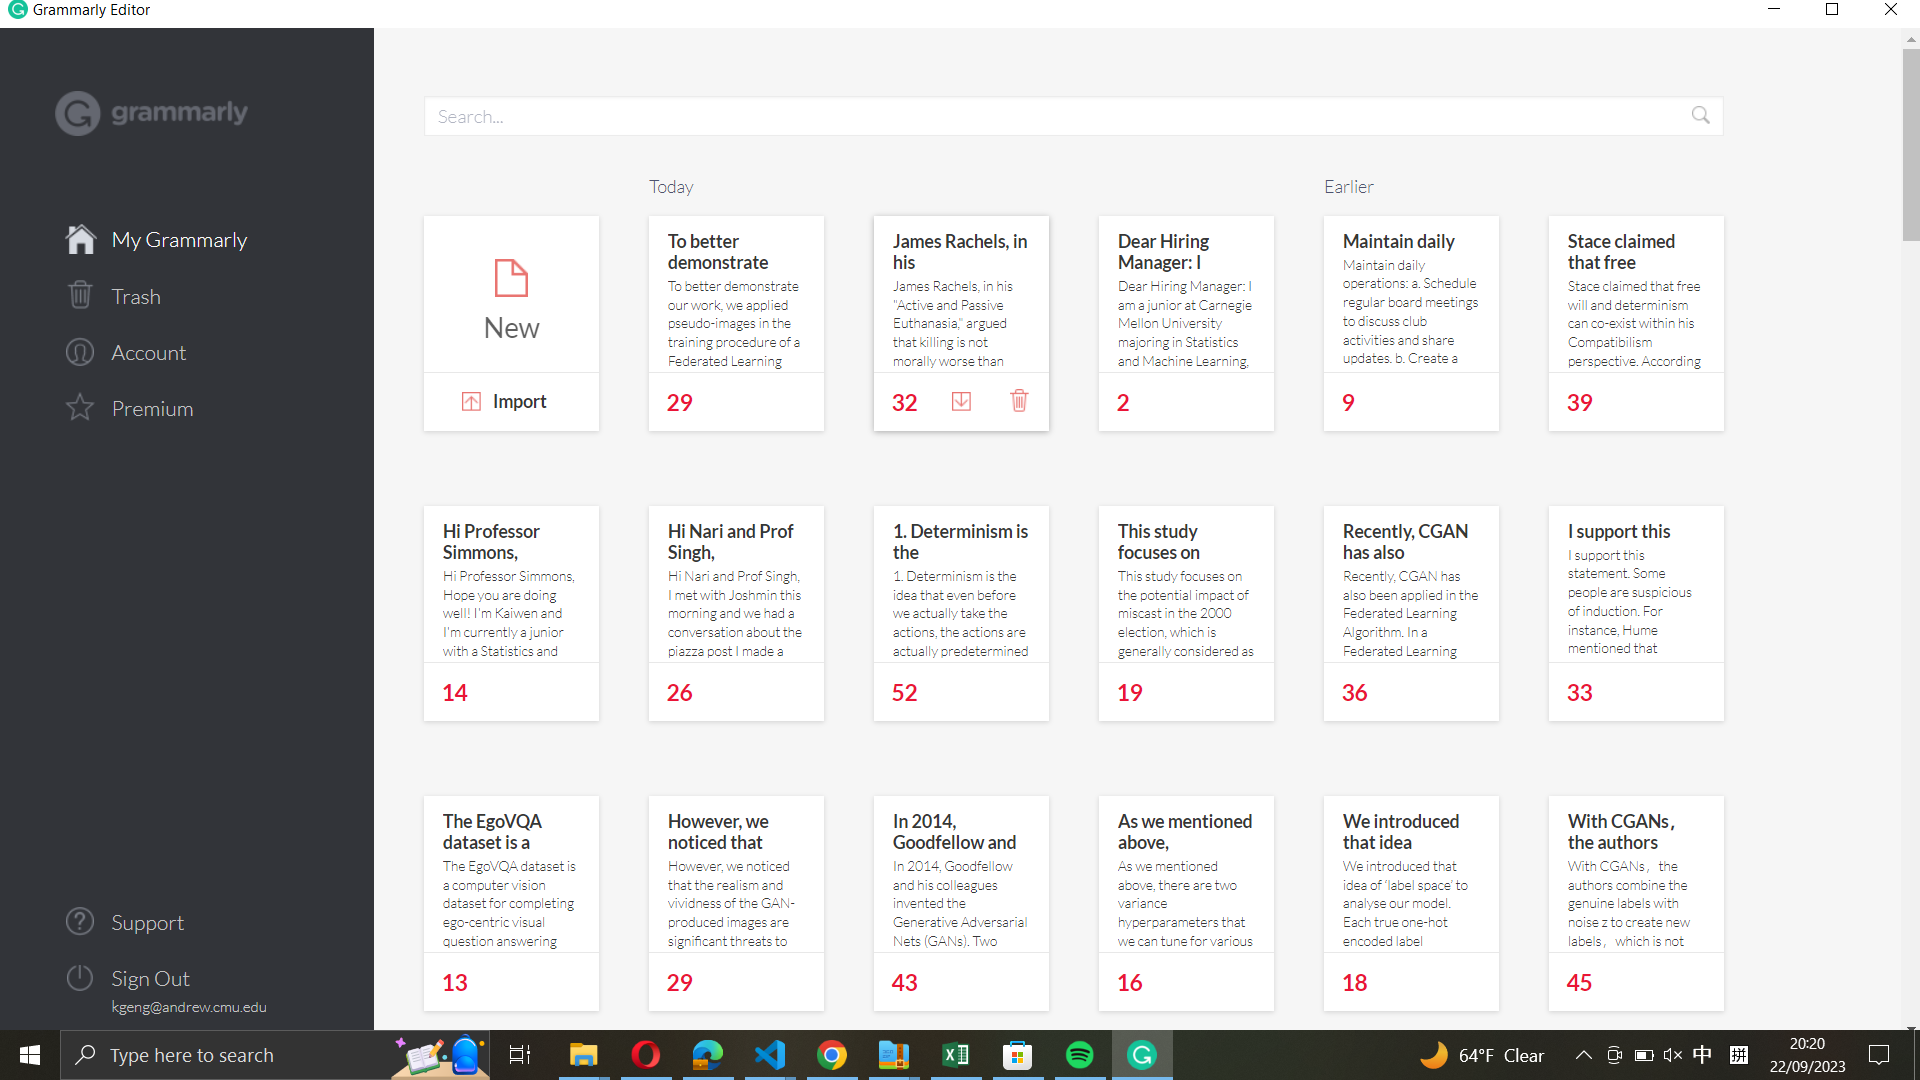  I want to click on the "With CGANs, the authors" file, so click(1636, 872).